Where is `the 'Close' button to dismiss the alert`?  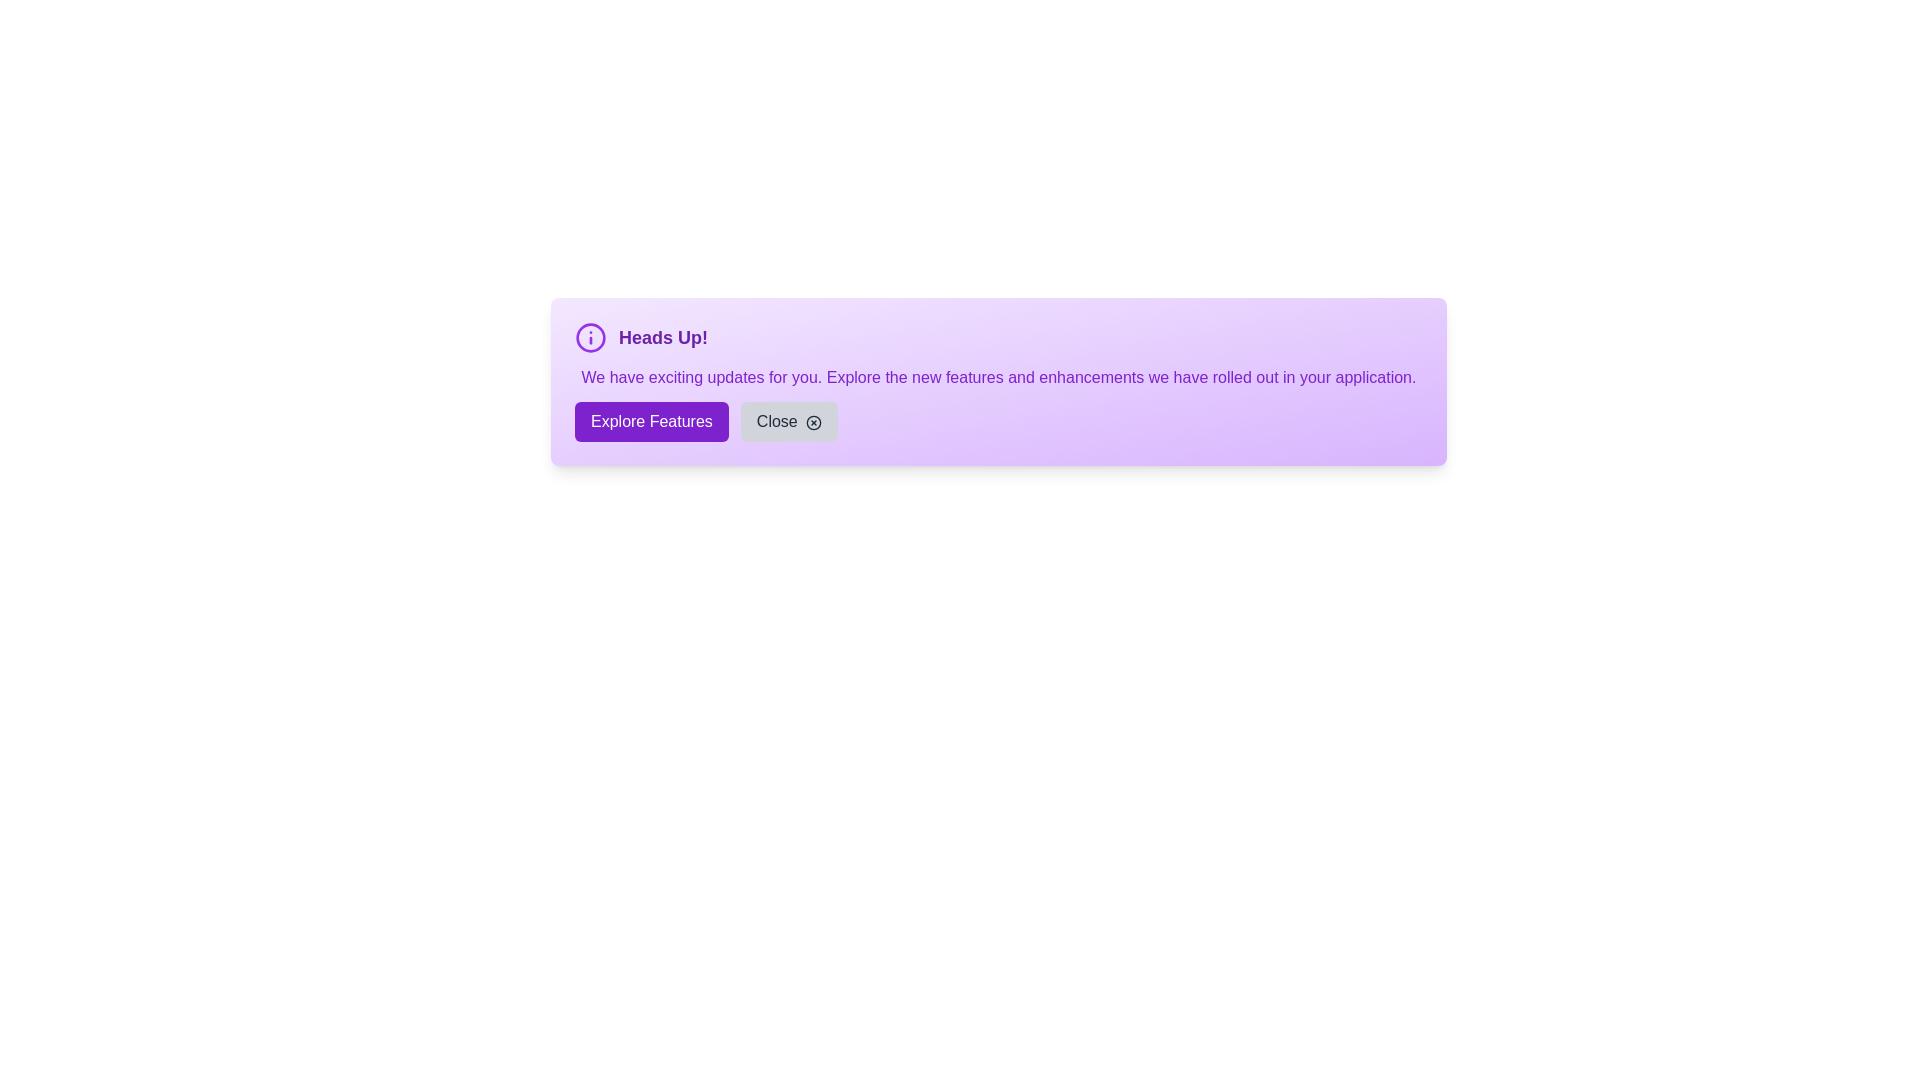 the 'Close' button to dismiss the alert is located at coordinates (788, 420).